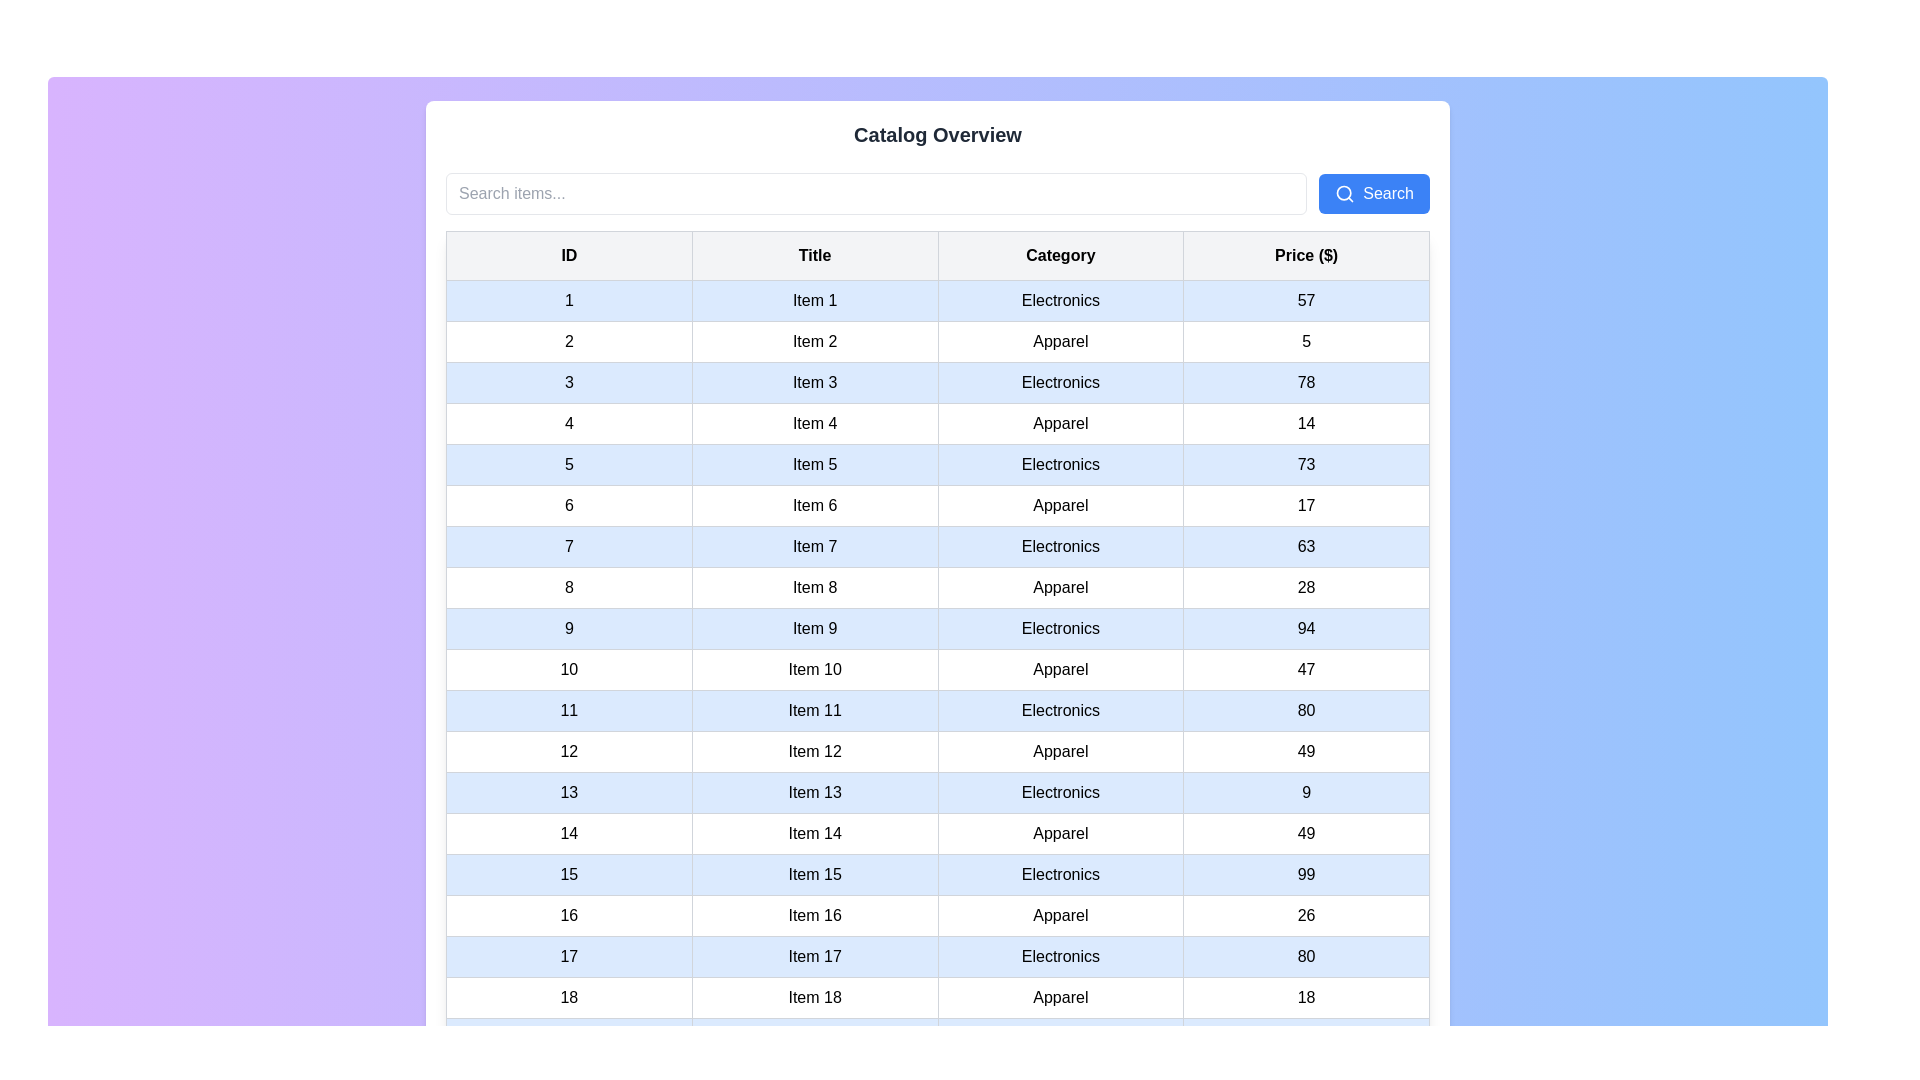 The image size is (1920, 1080). I want to click on content from the Table Row located in the 16th row of the table, which includes details such as ID, Title, Category, and Price, so click(936, 915).